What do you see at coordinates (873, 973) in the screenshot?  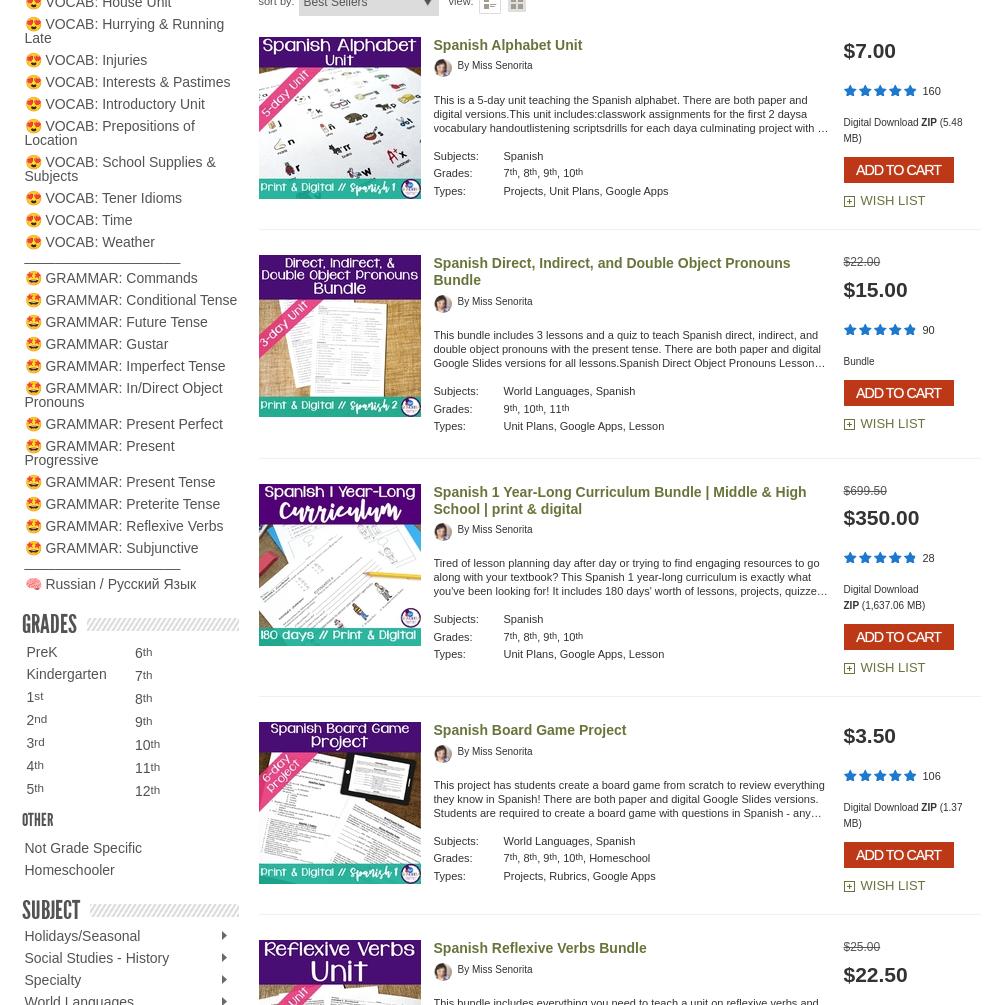 I see `'$22.50'` at bounding box center [873, 973].